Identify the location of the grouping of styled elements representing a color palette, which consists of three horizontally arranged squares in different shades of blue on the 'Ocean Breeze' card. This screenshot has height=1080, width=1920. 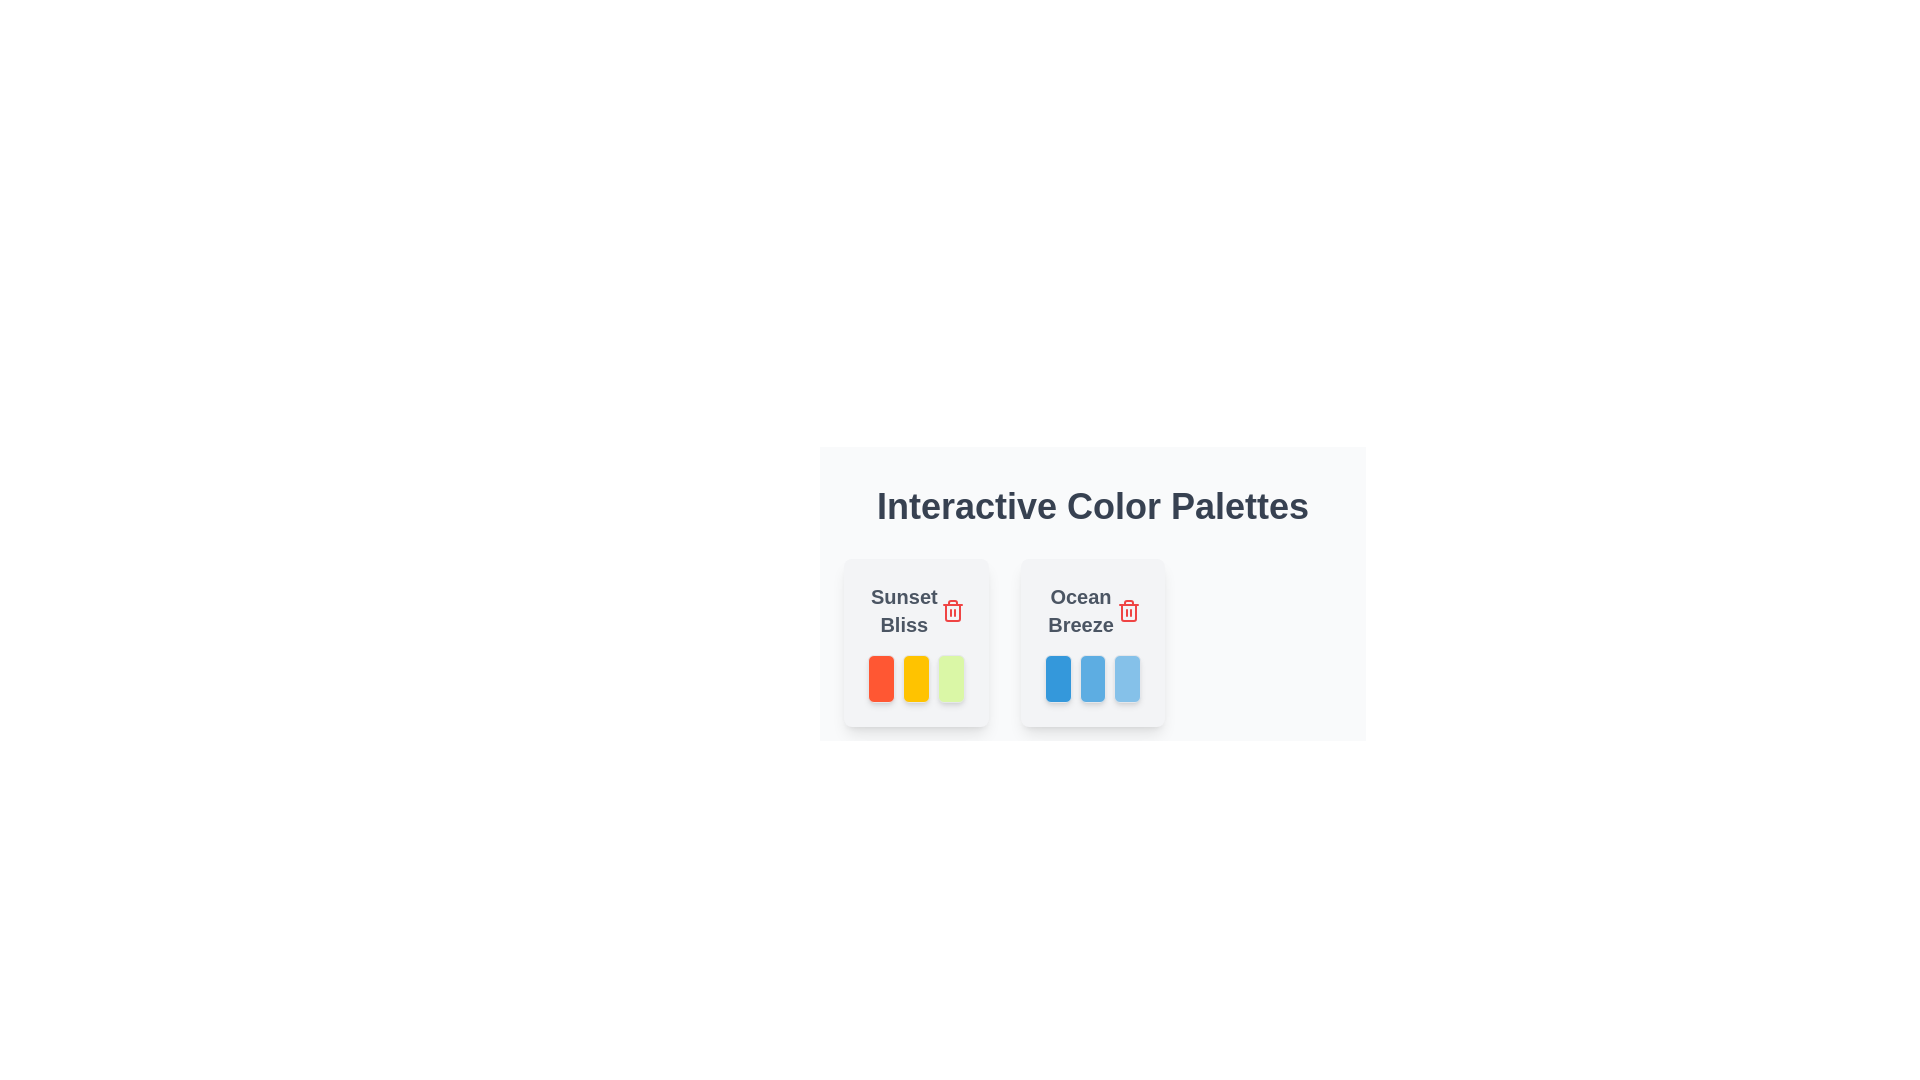
(1092, 677).